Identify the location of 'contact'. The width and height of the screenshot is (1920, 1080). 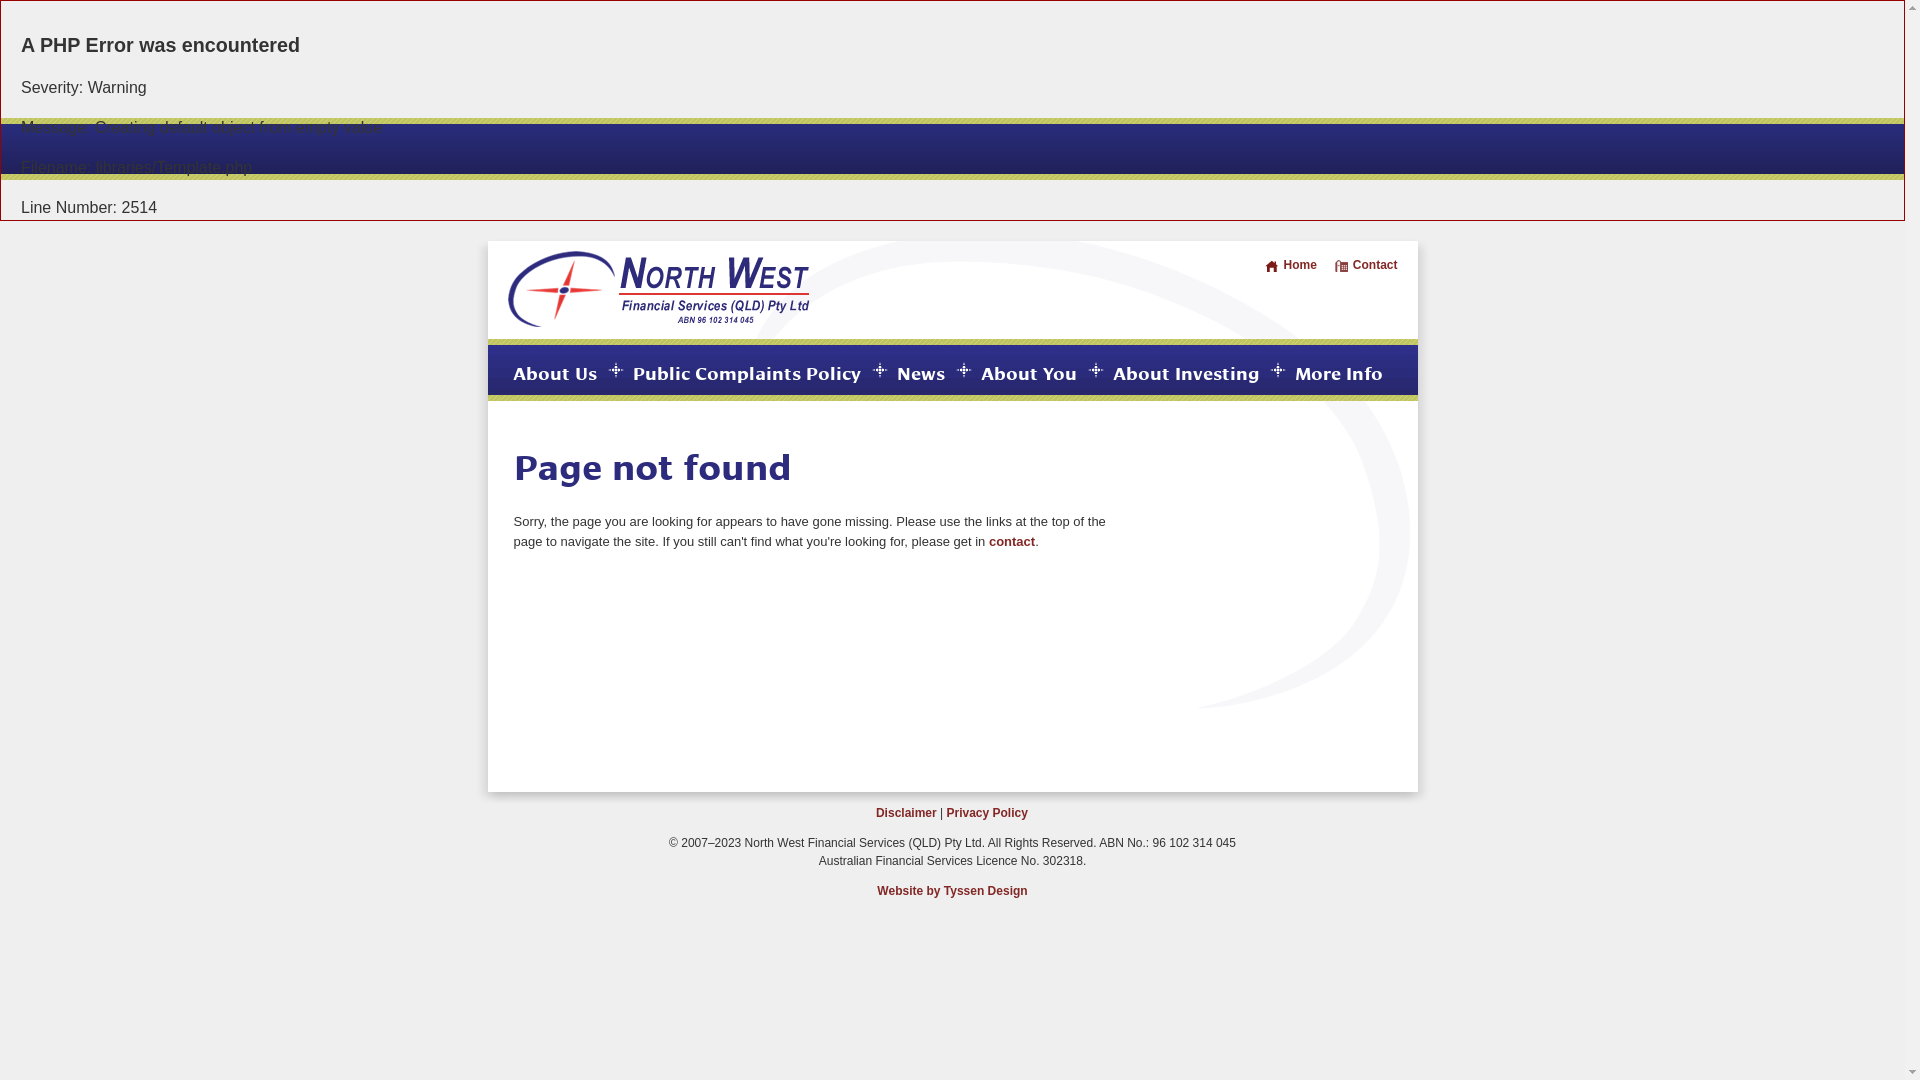
(1012, 541).